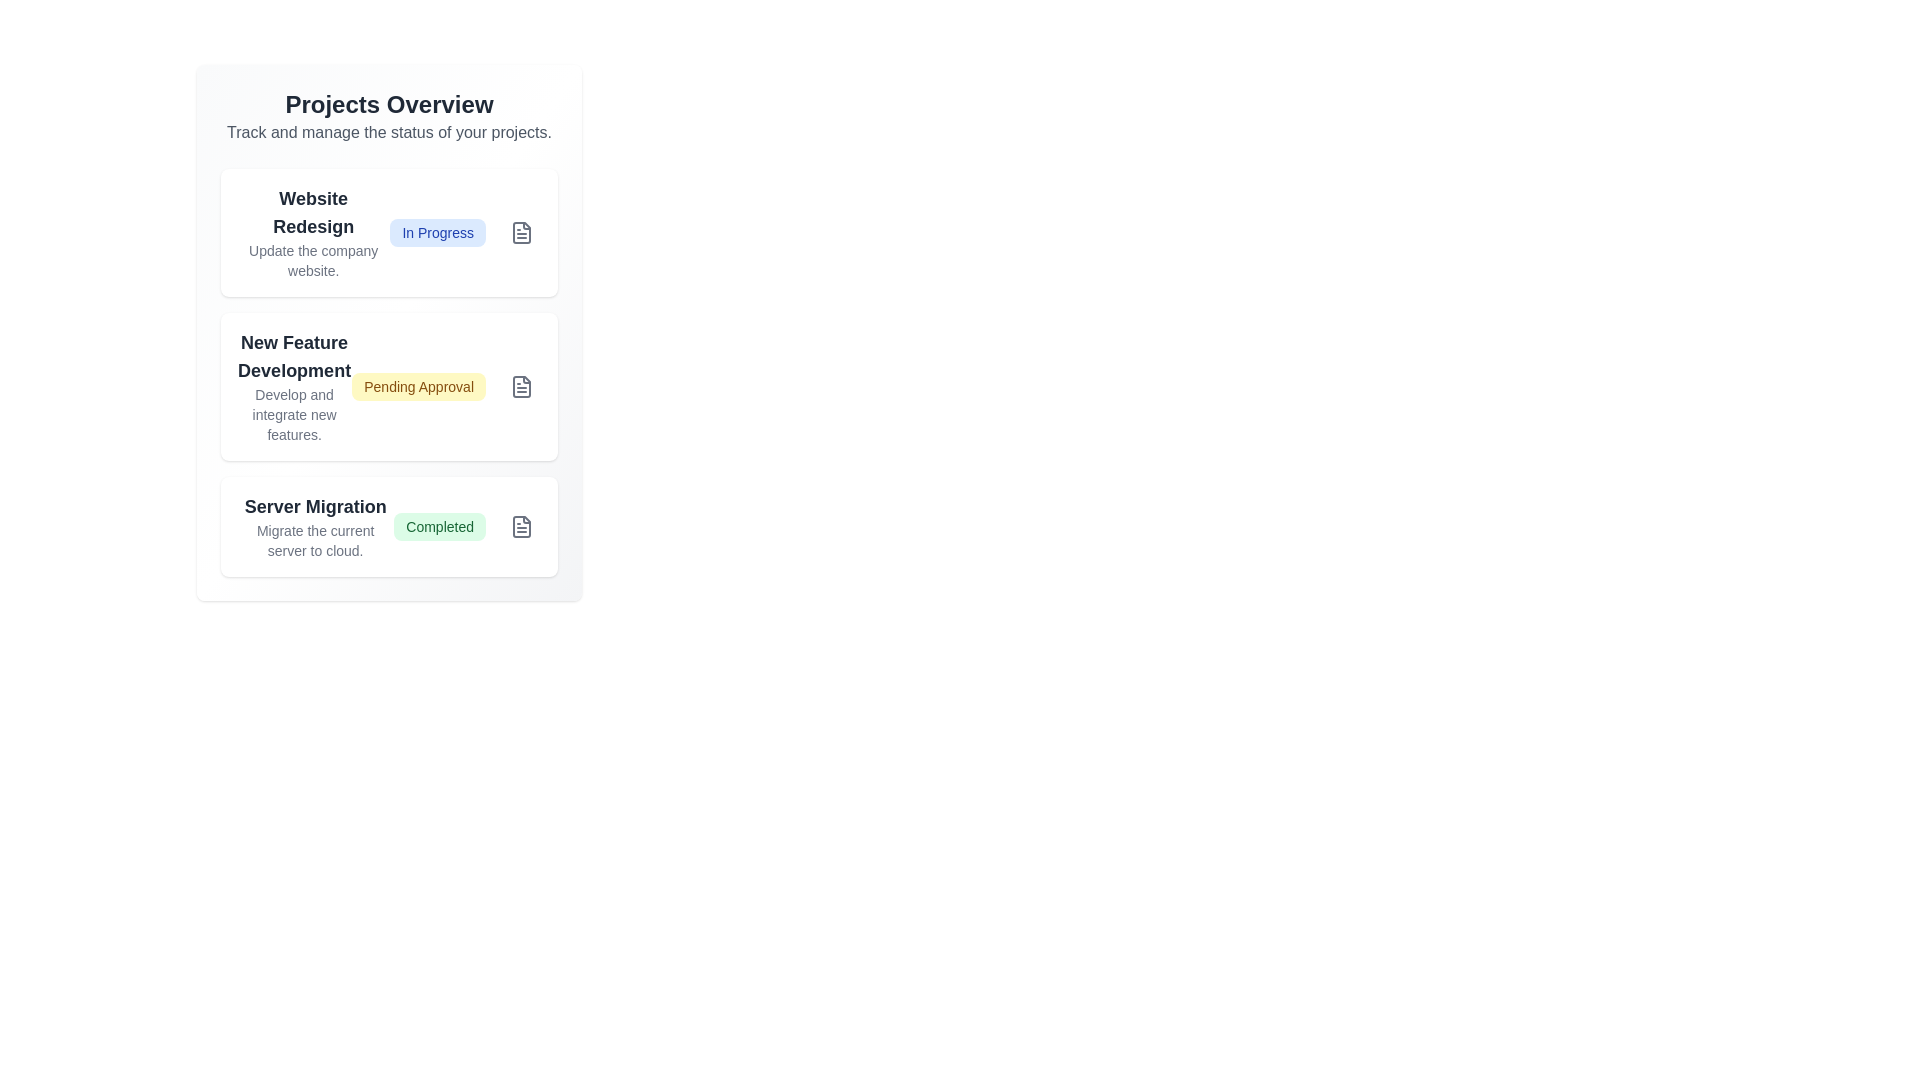 Image resolution: width=1920 pixels, height=1080 pixels. Describe the element at coordinates (522, 526) in the screenshot. I see `the icon button associated with the project named Server Migration` at that location.